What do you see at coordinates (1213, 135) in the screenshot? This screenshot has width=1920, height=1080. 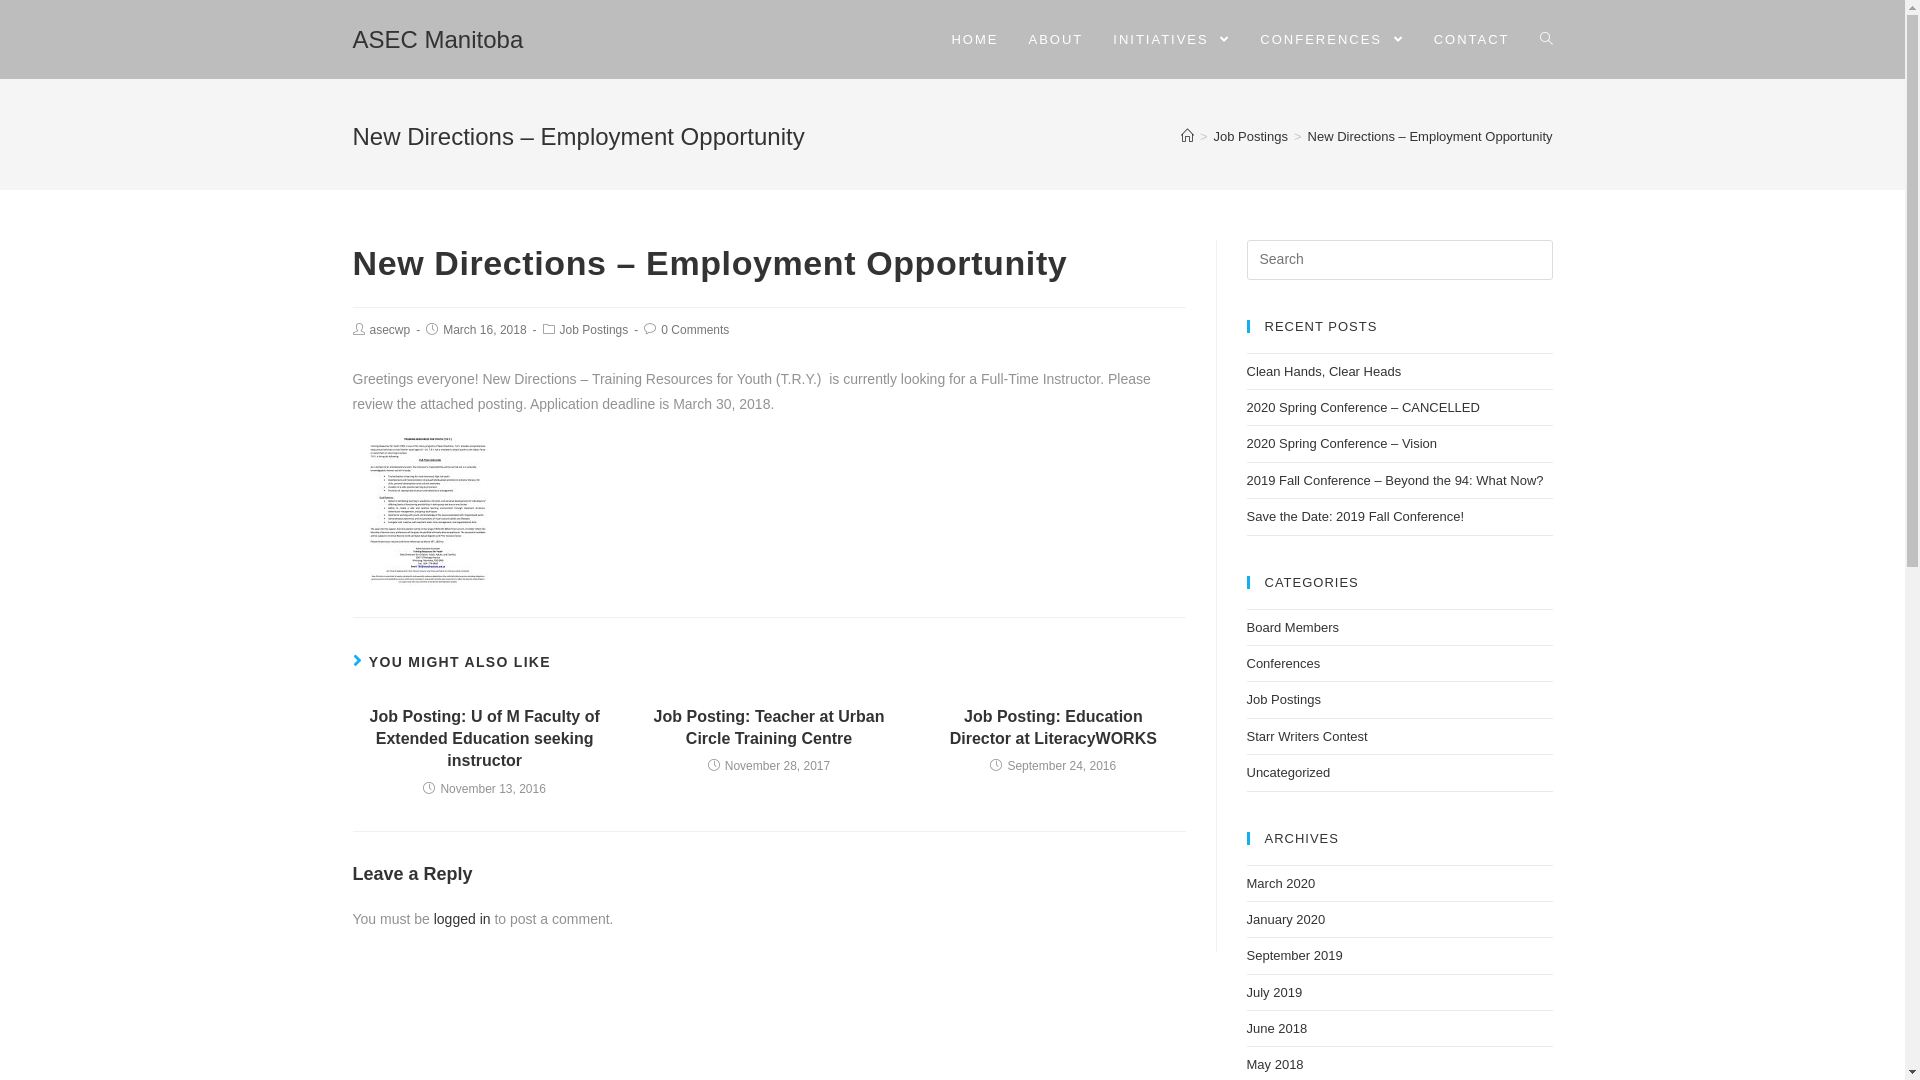 I see `'Job Postings'` at bounding box center [1213, 135].